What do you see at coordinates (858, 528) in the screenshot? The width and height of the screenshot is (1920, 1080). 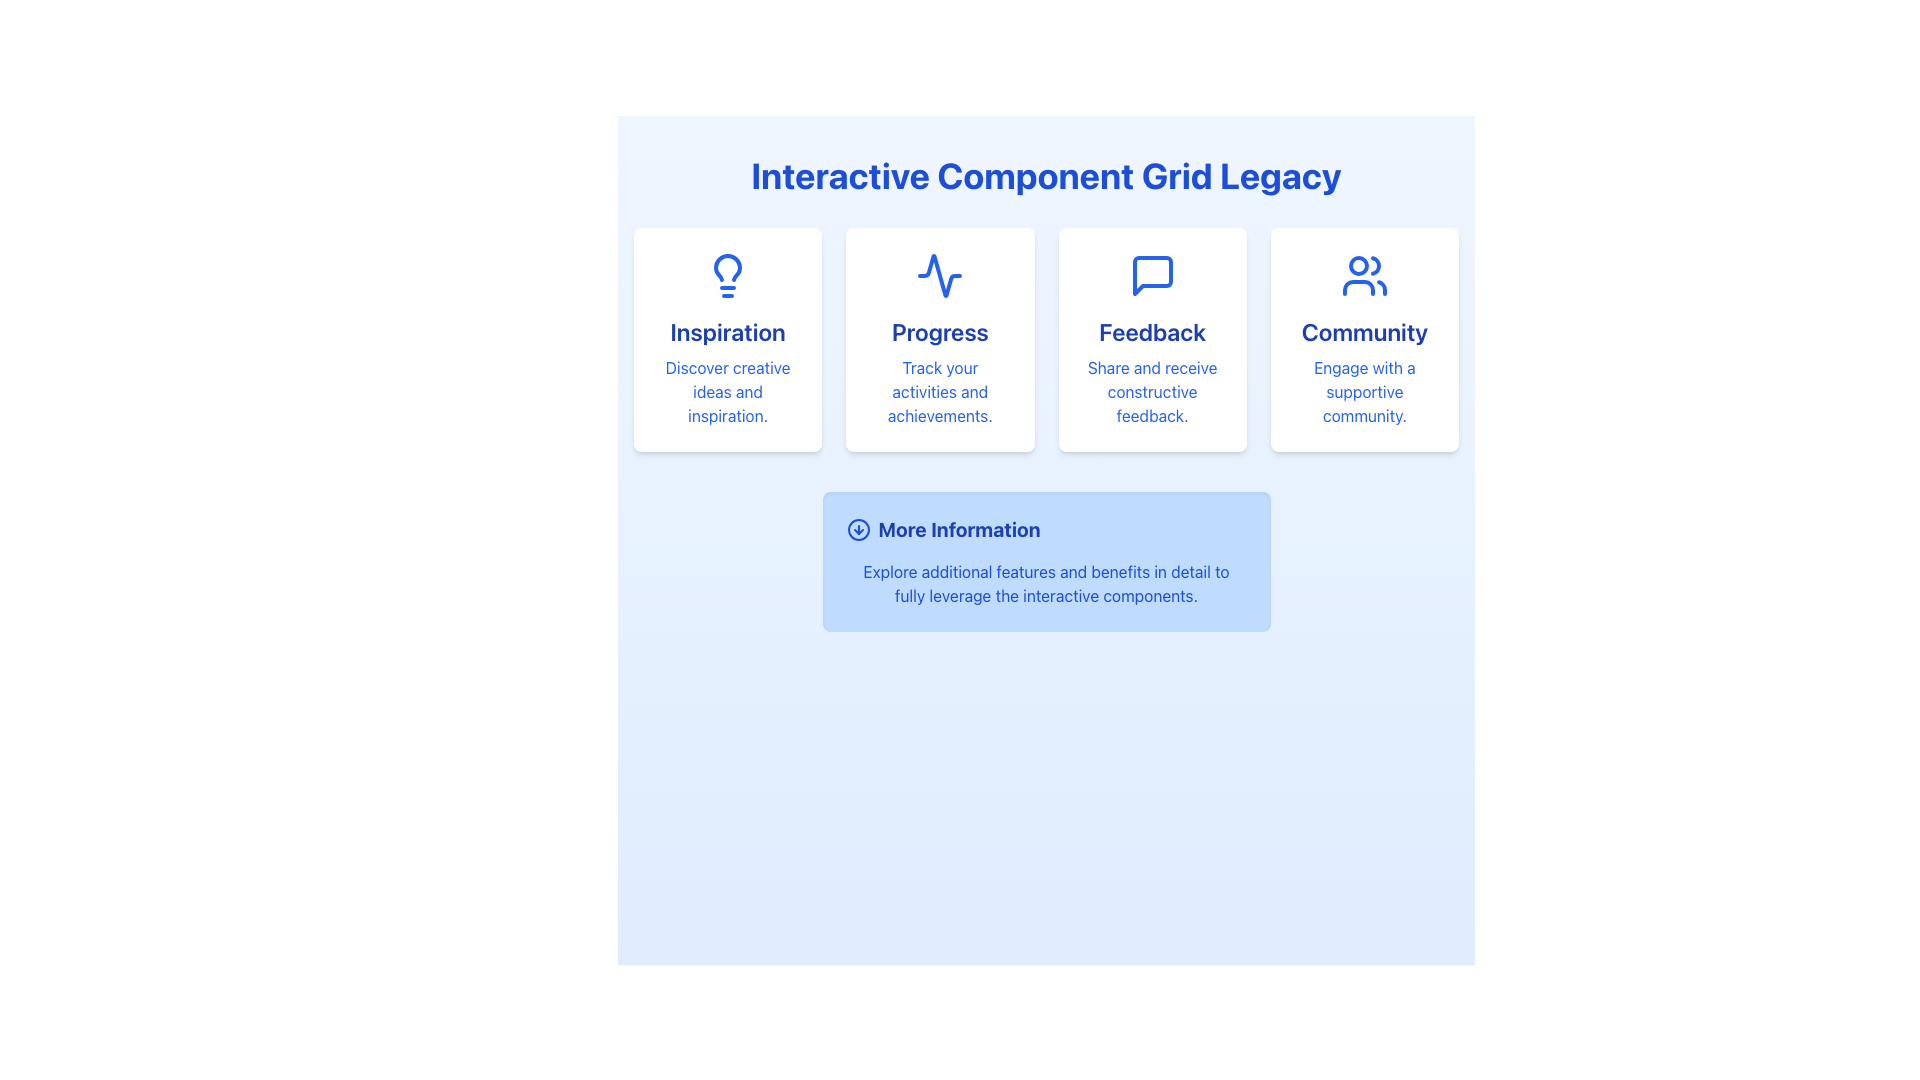 I see `the SVG Circle Shape that serves as the circular base for the downward-pointing arrow icon in the 'More Information' card located below the primary grid of options` at bounding box center [858, 528].